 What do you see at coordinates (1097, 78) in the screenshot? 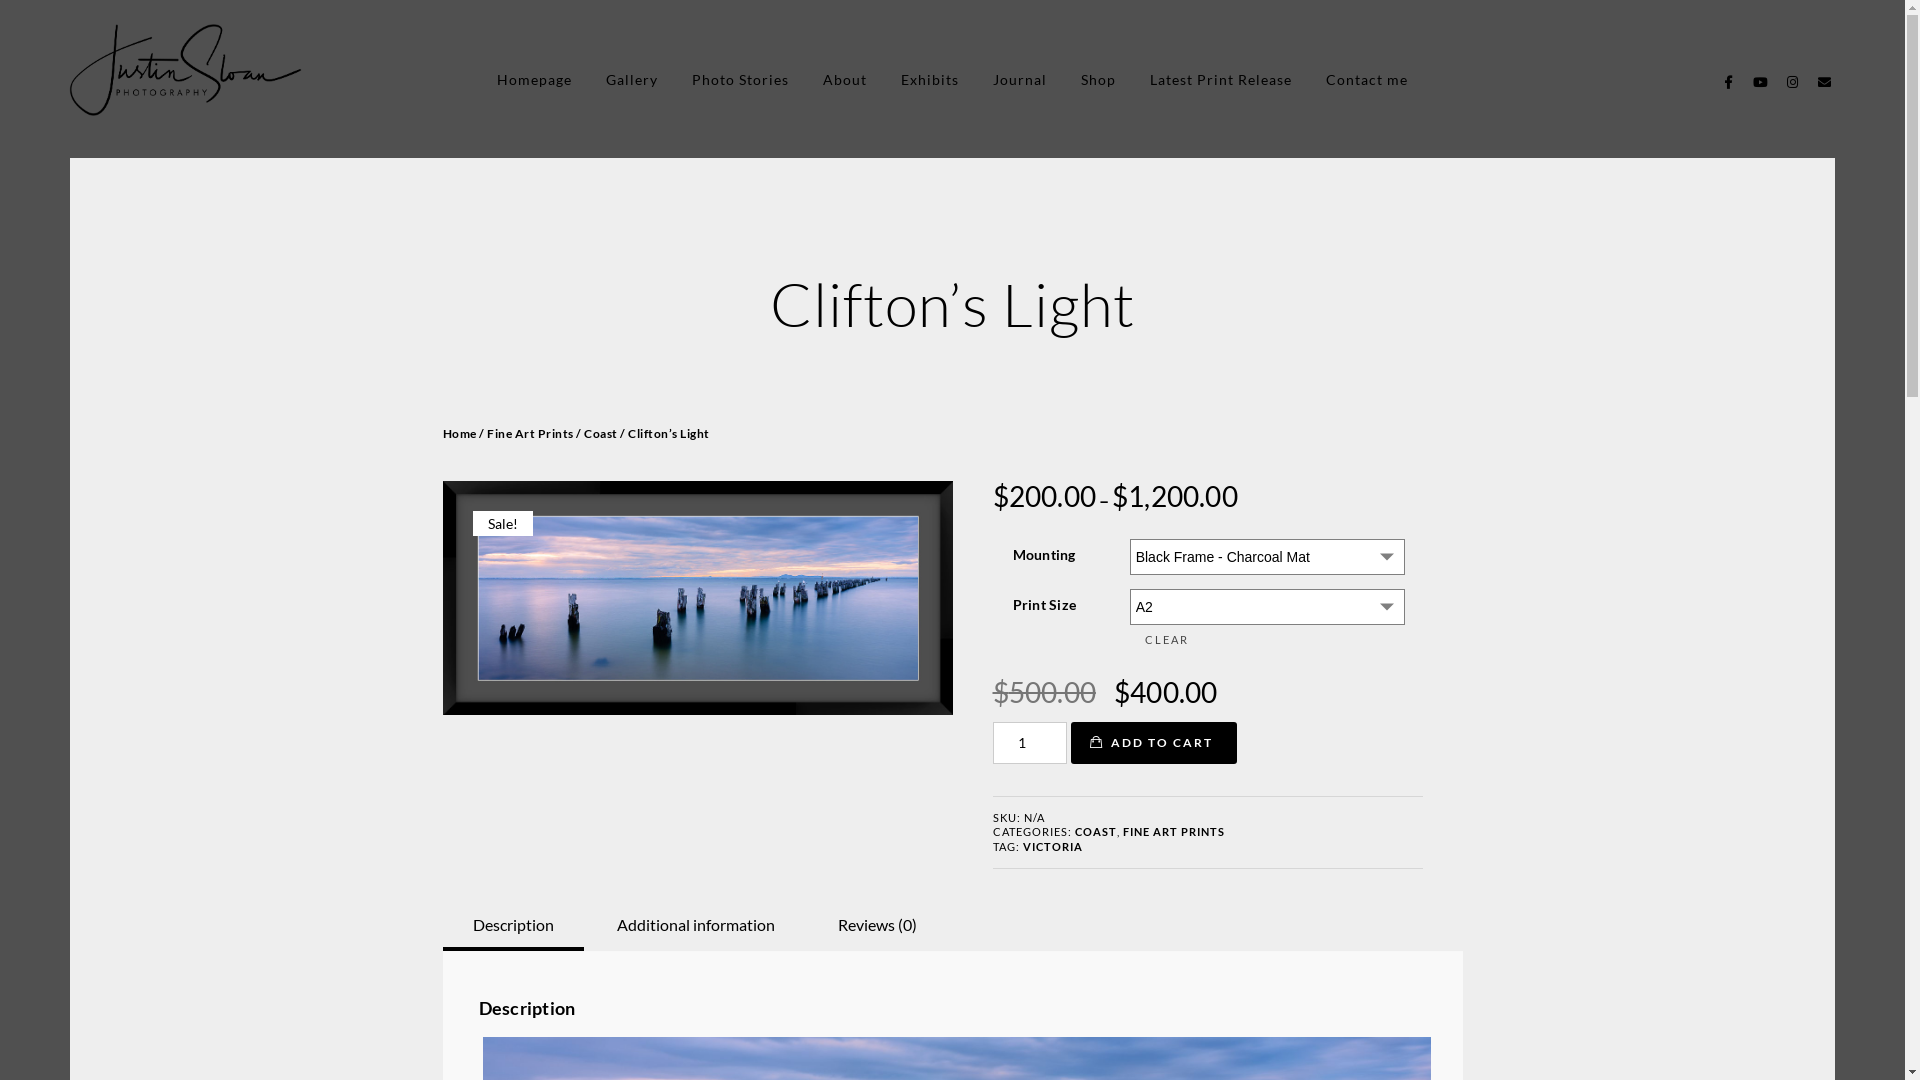
I see `'Shop'` at bounding box center [1097, 78].